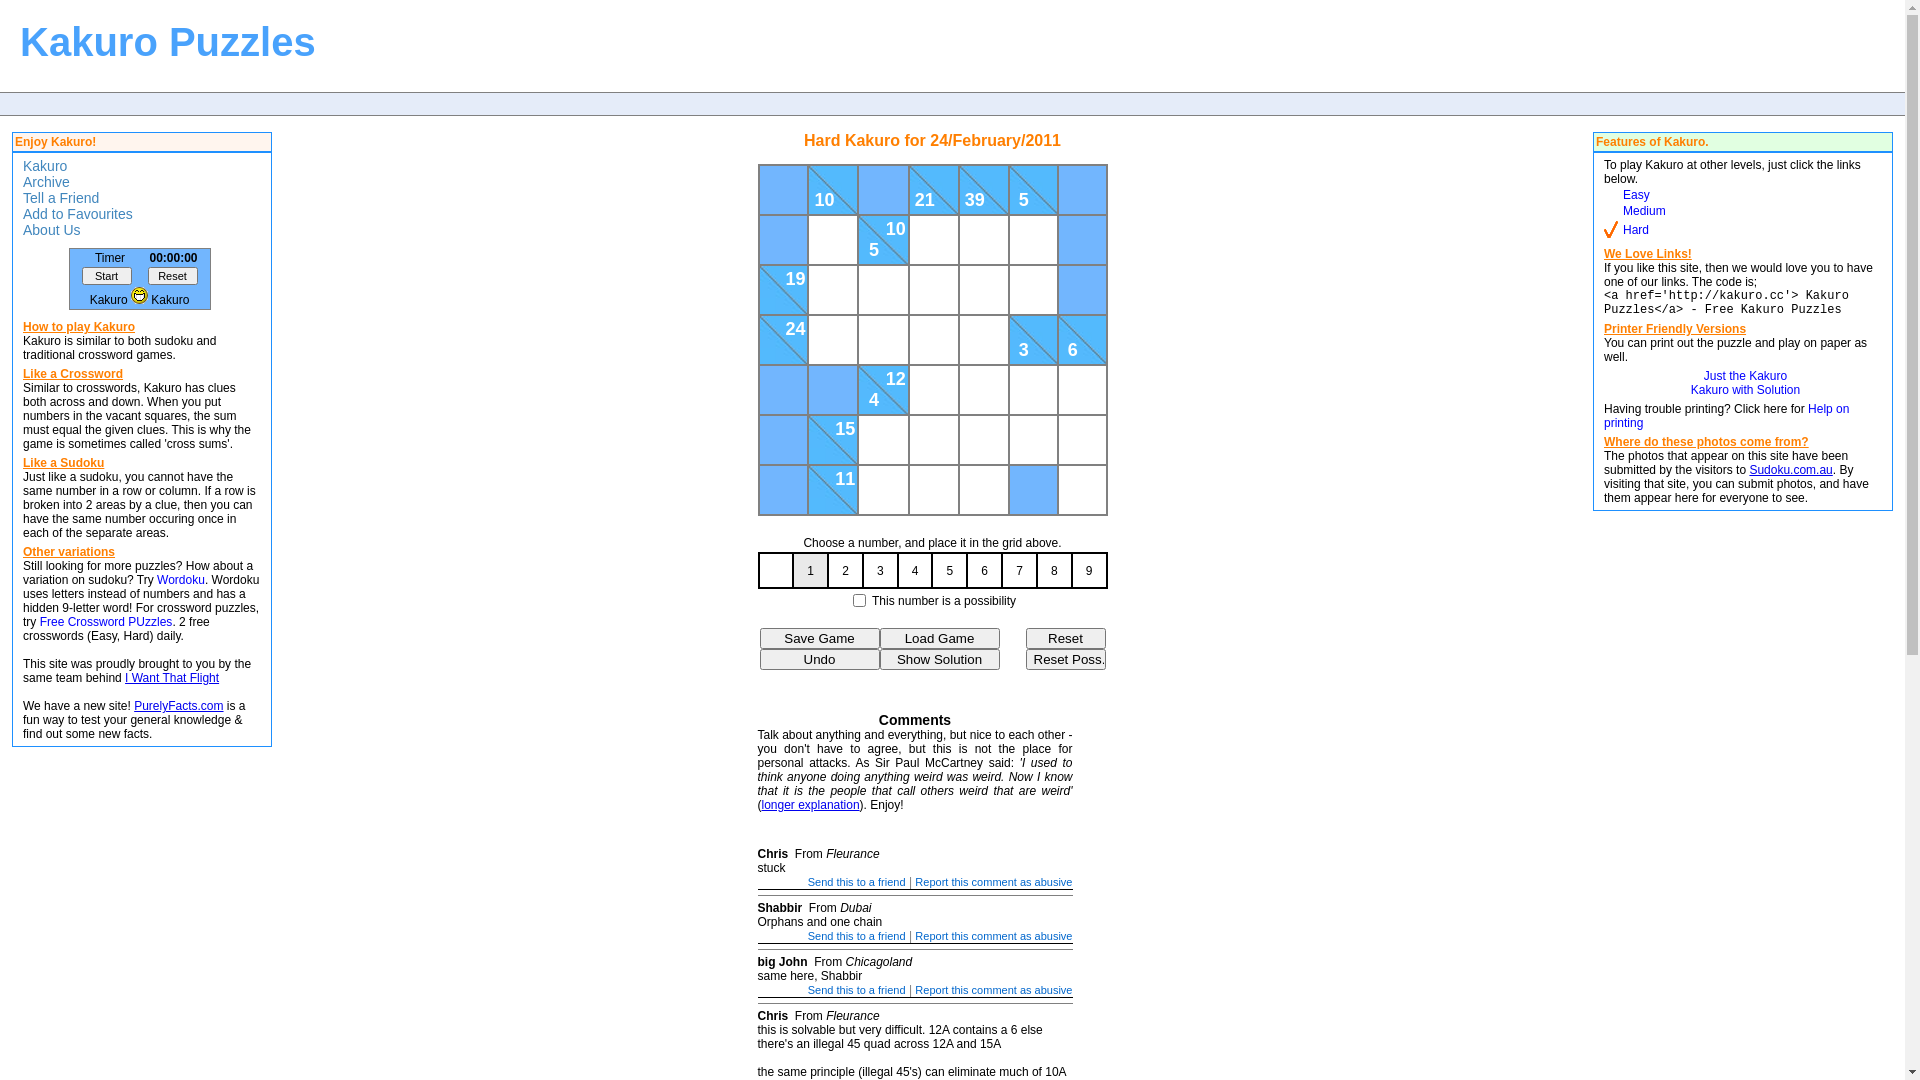  Describe the element at coordinates (857, 881) in the screenshot. I see `'Send this to a friend'` at that location.